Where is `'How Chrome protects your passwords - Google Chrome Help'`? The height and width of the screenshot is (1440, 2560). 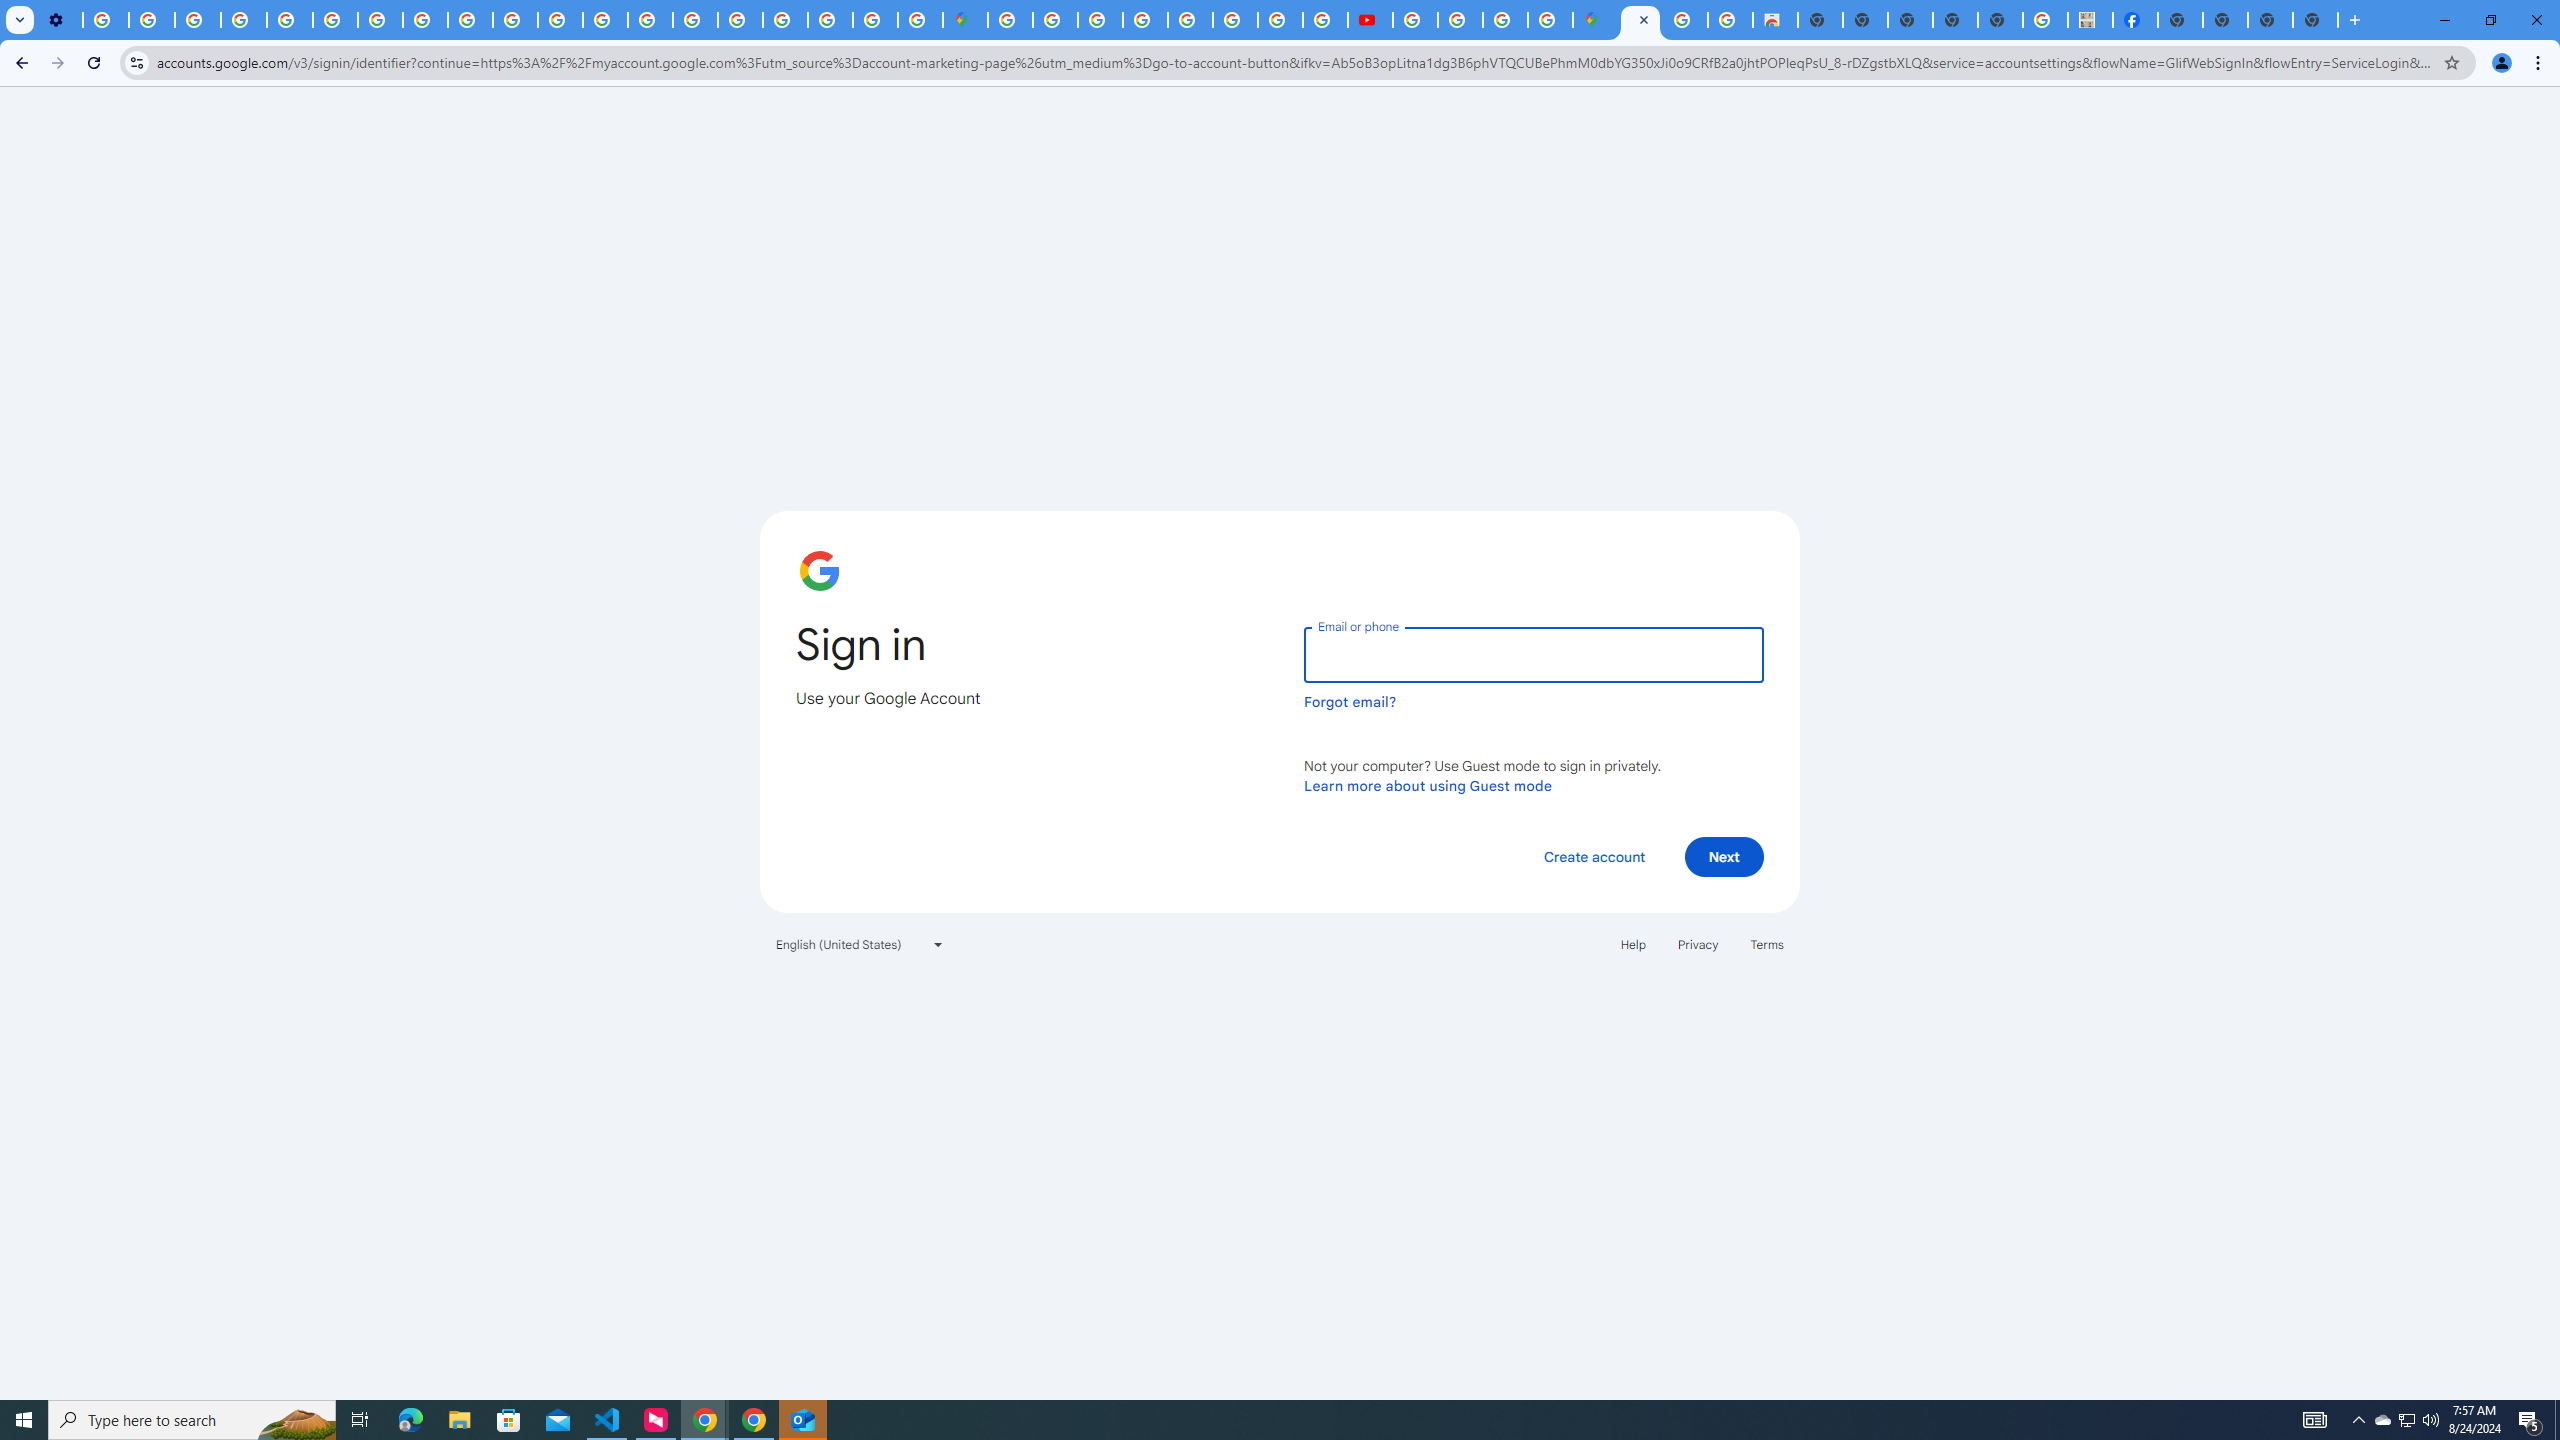
'How Chrome protects your passwords - Google Chrome Help' is located at coordinates (1414, 19).